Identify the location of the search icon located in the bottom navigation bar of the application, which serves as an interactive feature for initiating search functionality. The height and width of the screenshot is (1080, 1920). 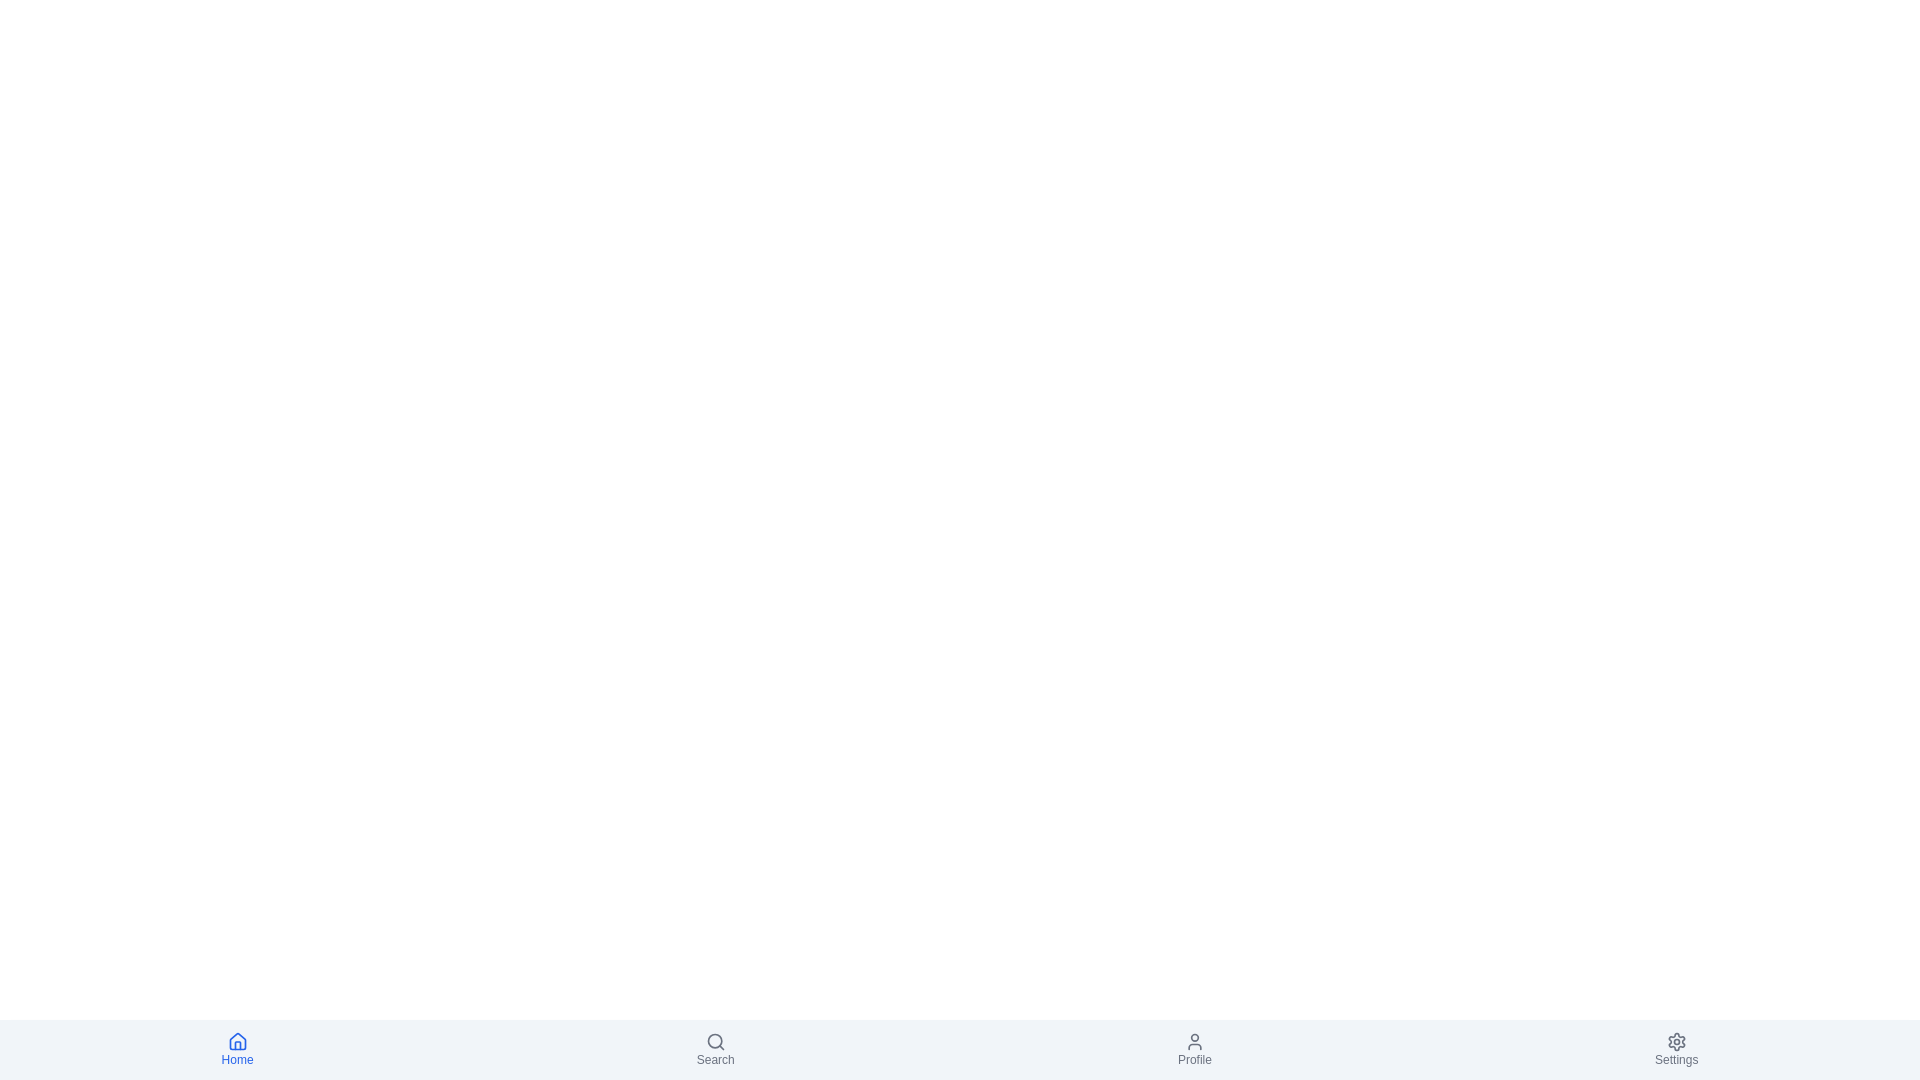
(715, 1040).